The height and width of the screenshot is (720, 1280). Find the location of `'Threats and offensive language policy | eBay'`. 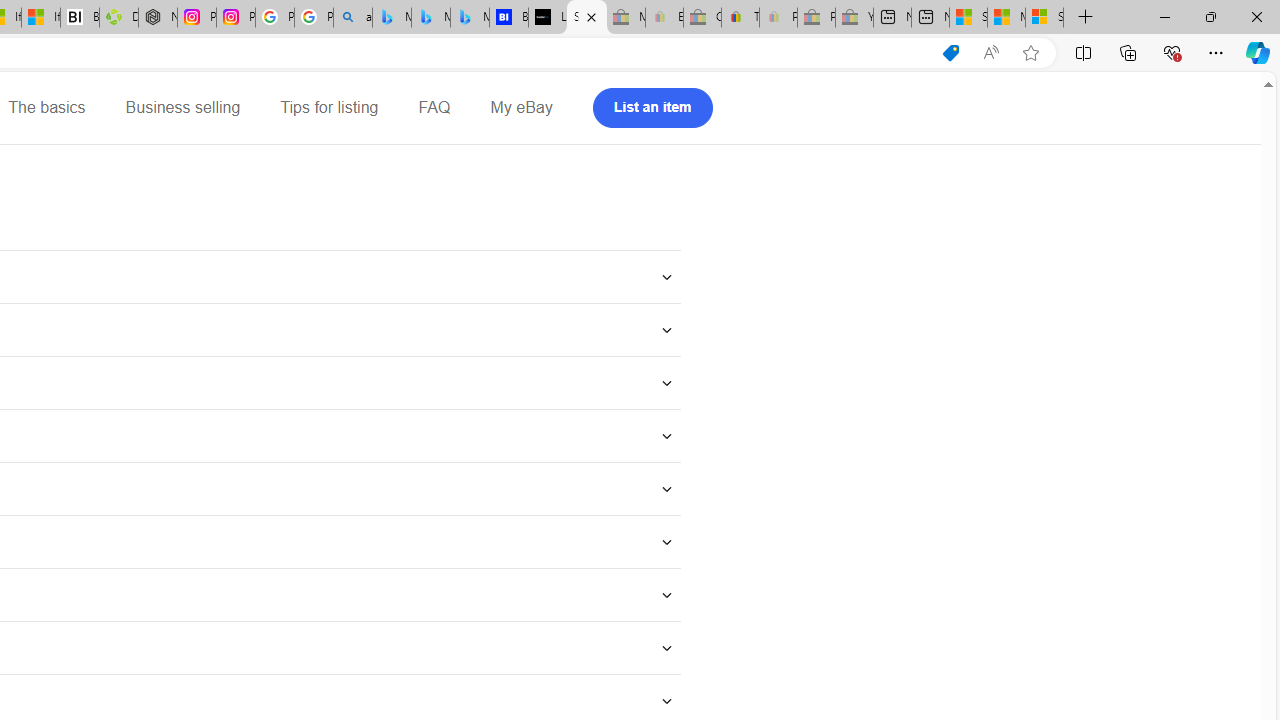

'Threats and offensive language policy | eBay' is located at coordinates (739, 17).